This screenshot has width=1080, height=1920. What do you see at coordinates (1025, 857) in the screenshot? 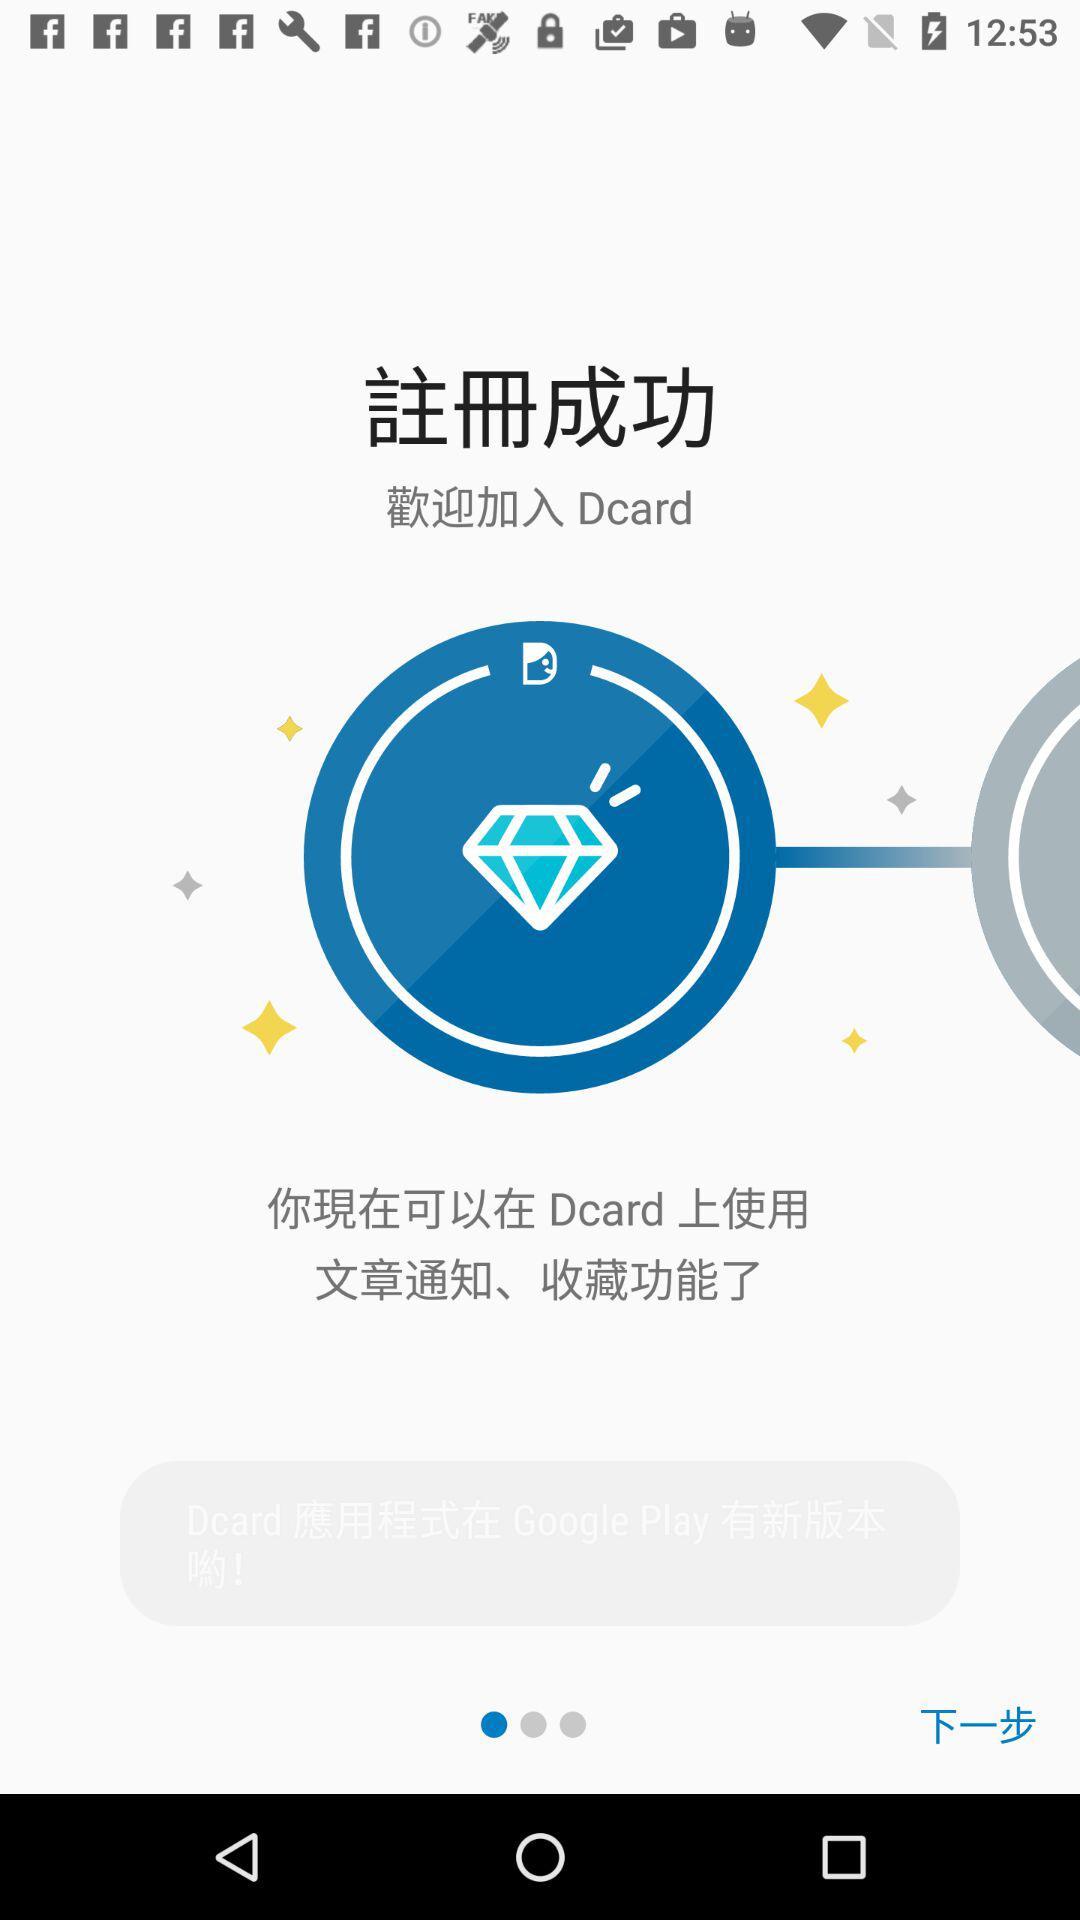
I see `the arrow_backward icon` at bounding box center [1025, 857].